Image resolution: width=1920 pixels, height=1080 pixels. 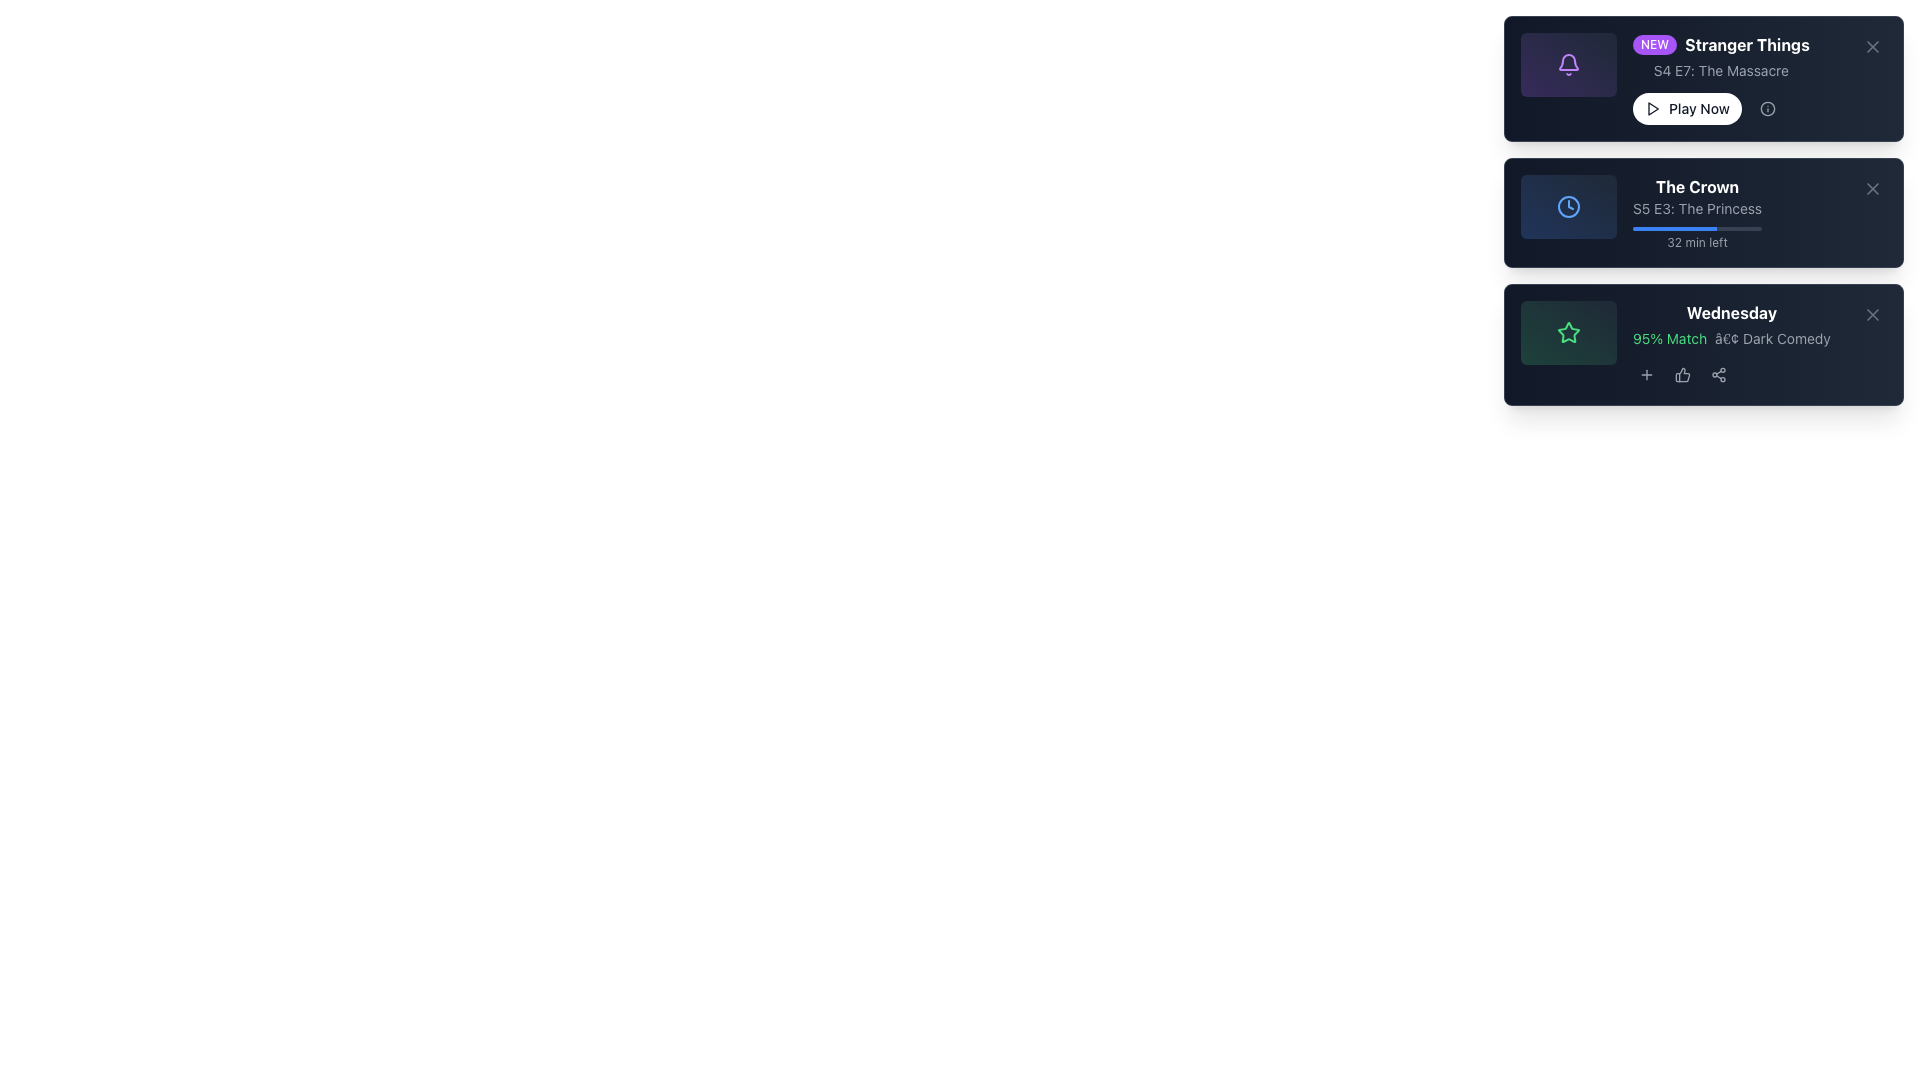 What do you see at coordinates (1871, 315) in the screenshot?
I see `the close button located in the top-right corner of the card displaying 'Wednesday'` at bounding box center [1871, 315].